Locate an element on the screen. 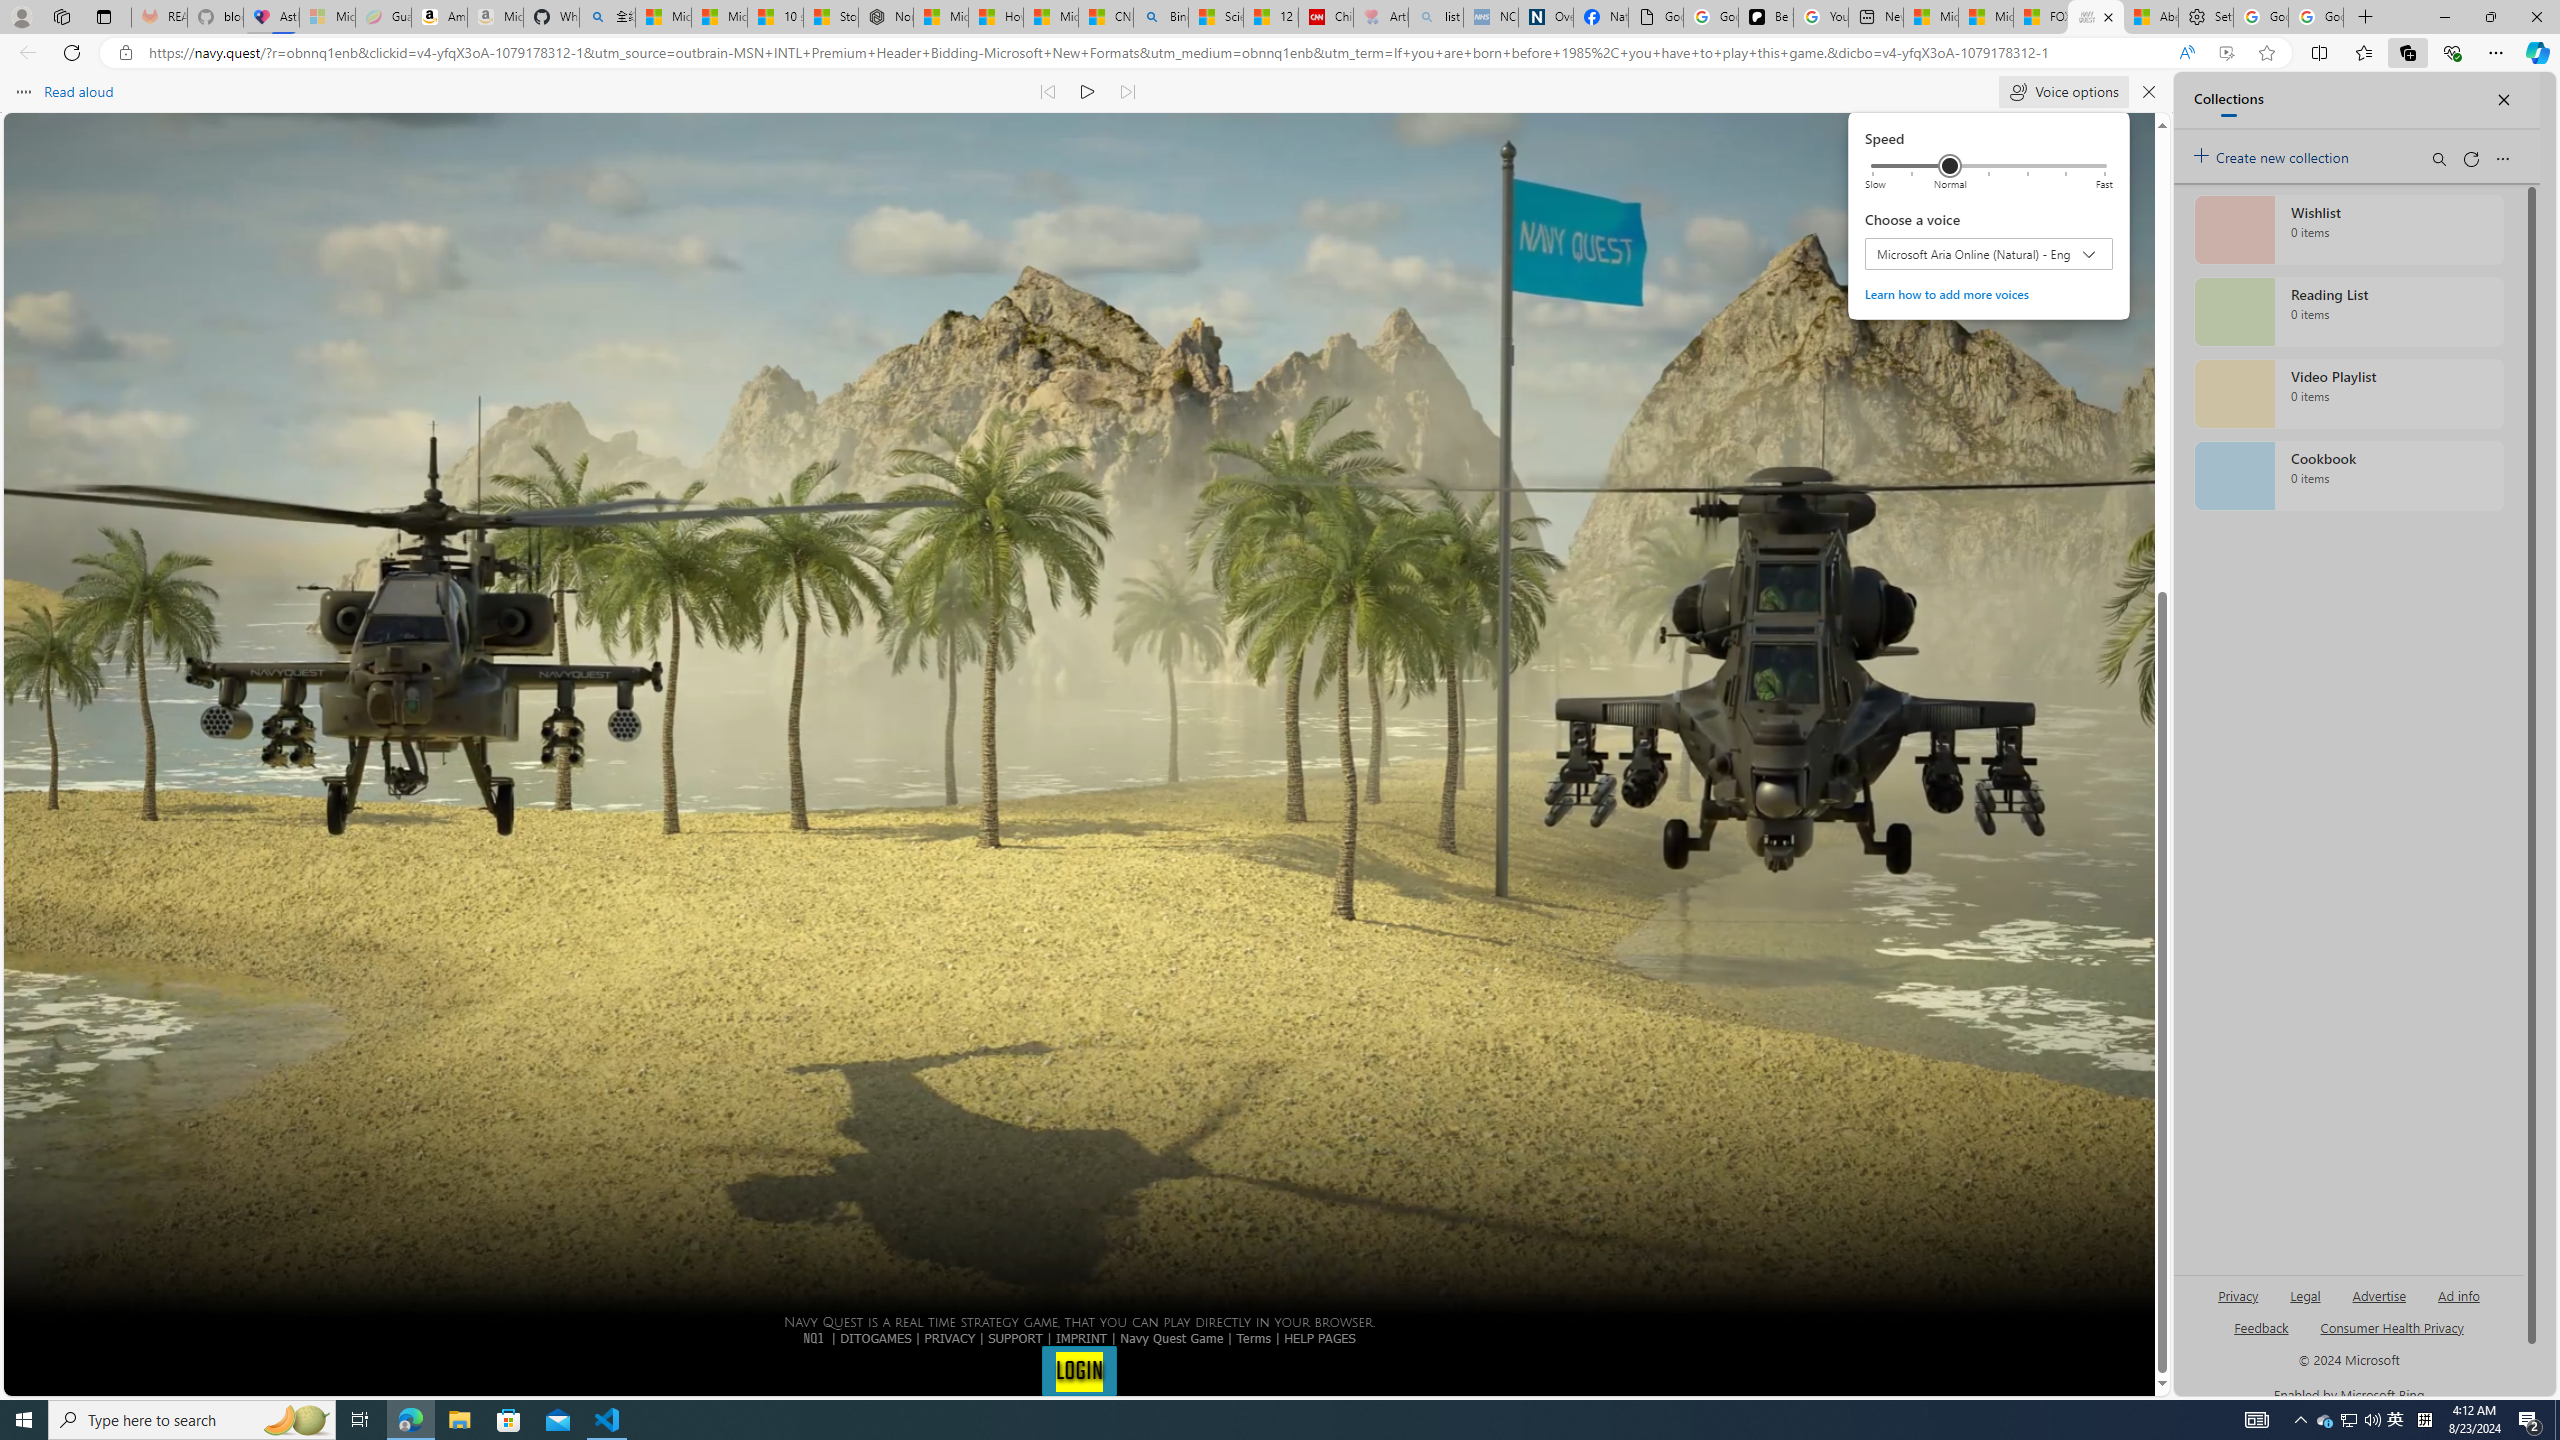 This screenshot has height=1440, width=2560. 'Tray Input Indicator - Chinese (Simplified, China)' is located at coordinates (2424, 1418).